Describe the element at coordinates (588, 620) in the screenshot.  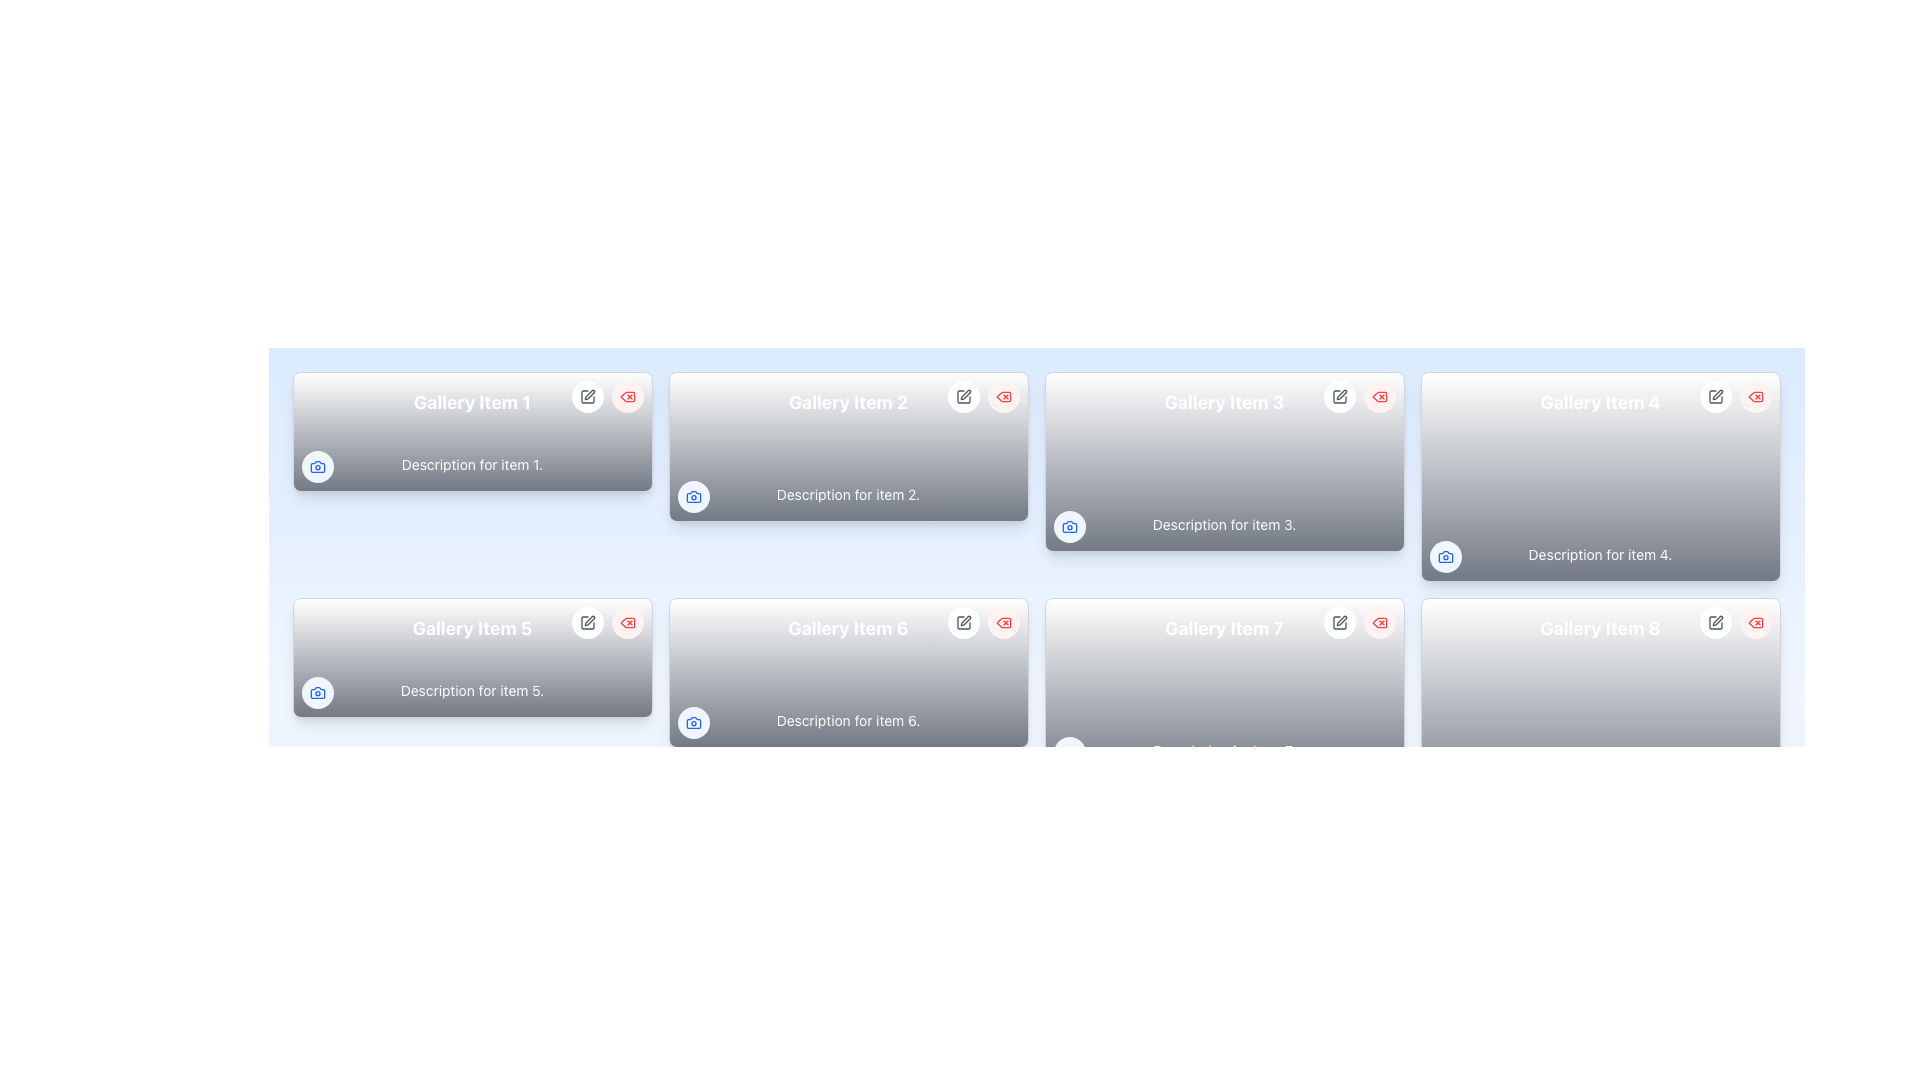
I see `the edit pen icon located at the top-right corner of the card labeled 'Gallery Item 5'` at that location.